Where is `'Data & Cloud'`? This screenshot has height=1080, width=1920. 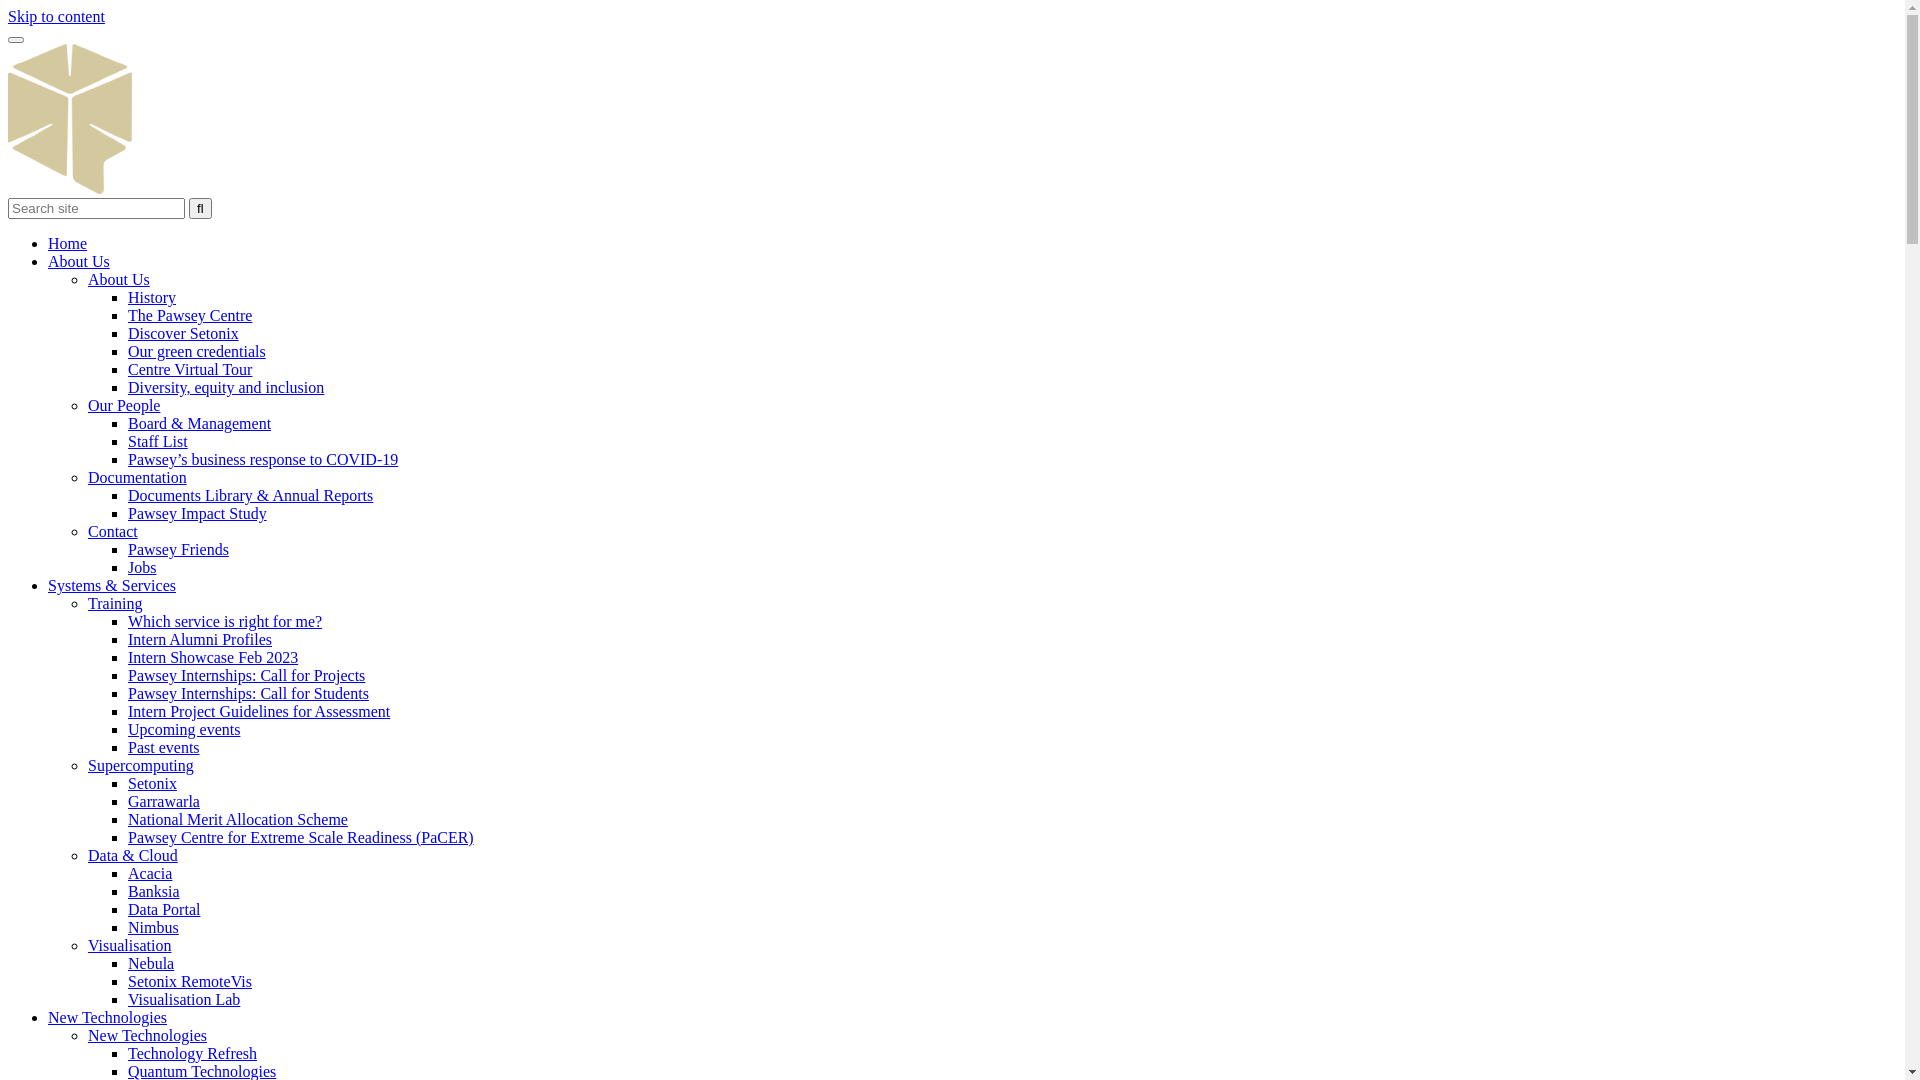 'Data & Cloud' is located at coordinates (132, 855).